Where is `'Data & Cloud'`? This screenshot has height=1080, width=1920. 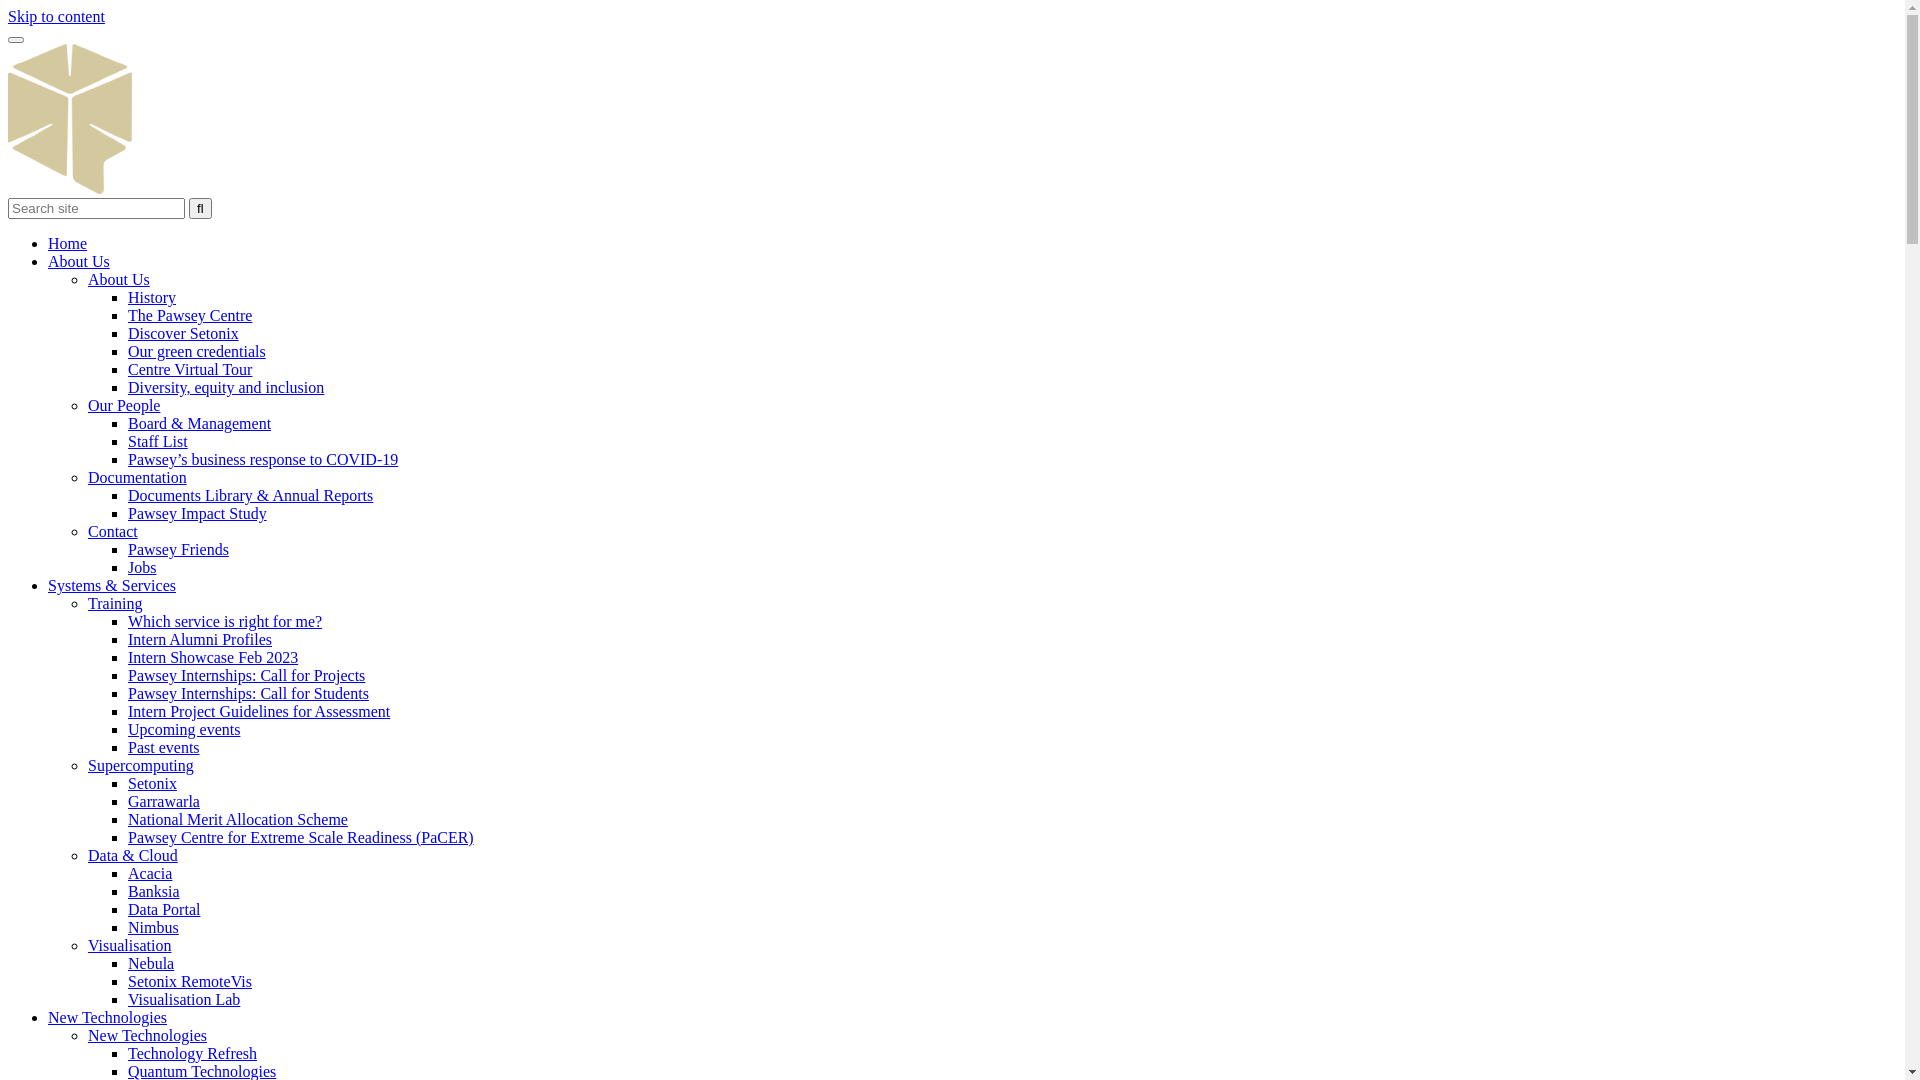 'Data & Cloud' is located at coordinates (132, 855).